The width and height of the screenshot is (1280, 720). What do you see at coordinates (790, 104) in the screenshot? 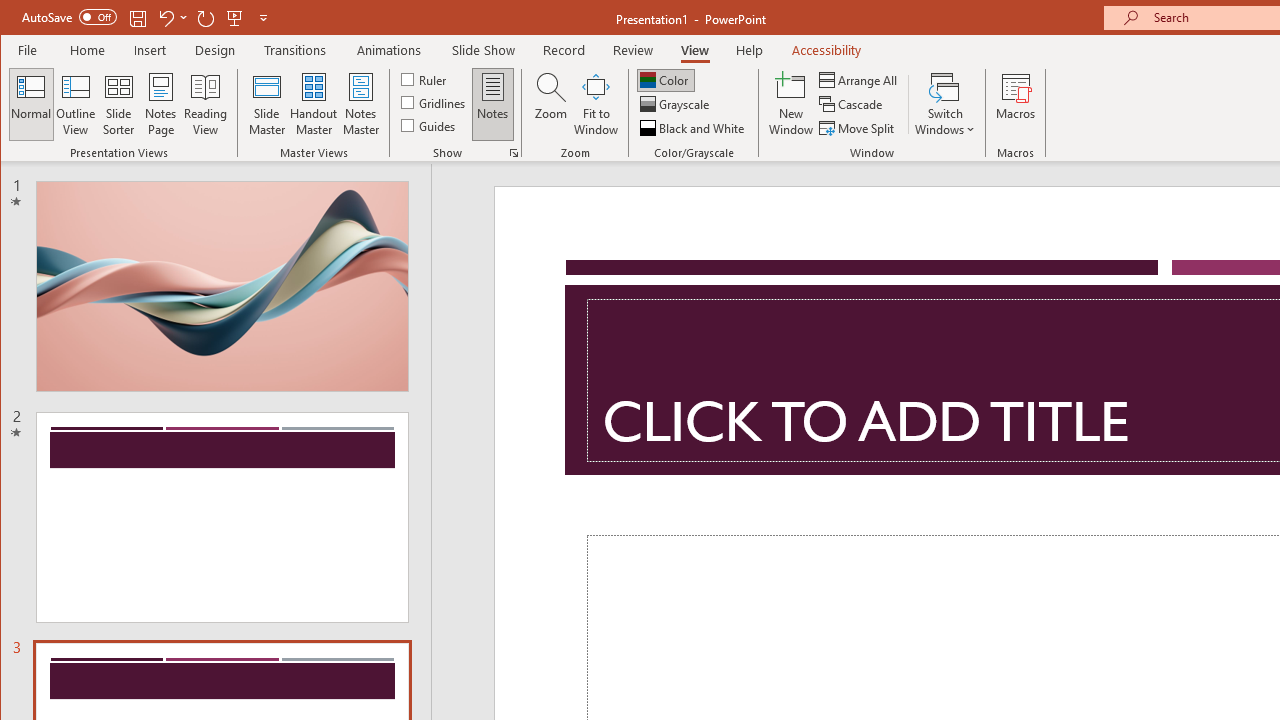
I see `'New Window'` at bounding box center [790, 104].